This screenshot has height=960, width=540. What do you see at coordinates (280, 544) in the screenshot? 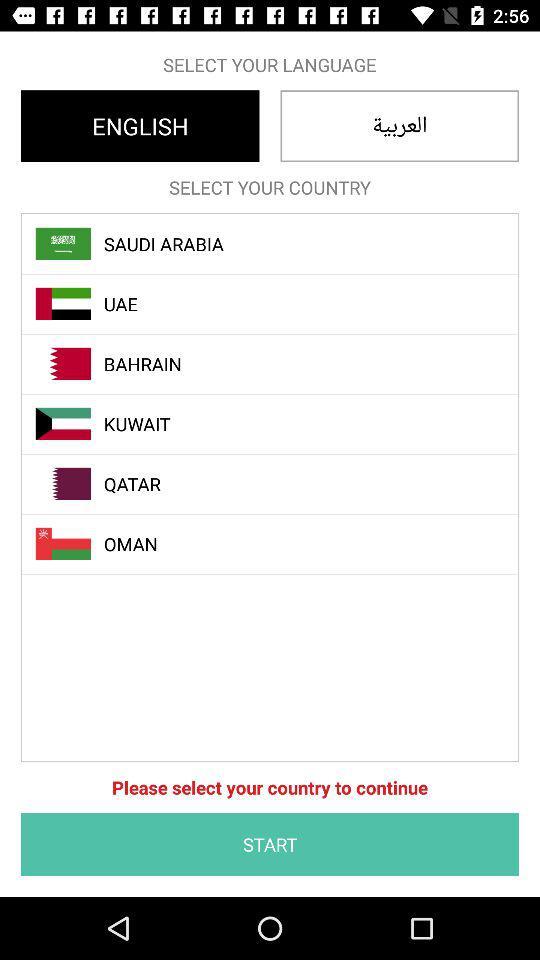
I see `oman icon` at bounding box center [280, 544].